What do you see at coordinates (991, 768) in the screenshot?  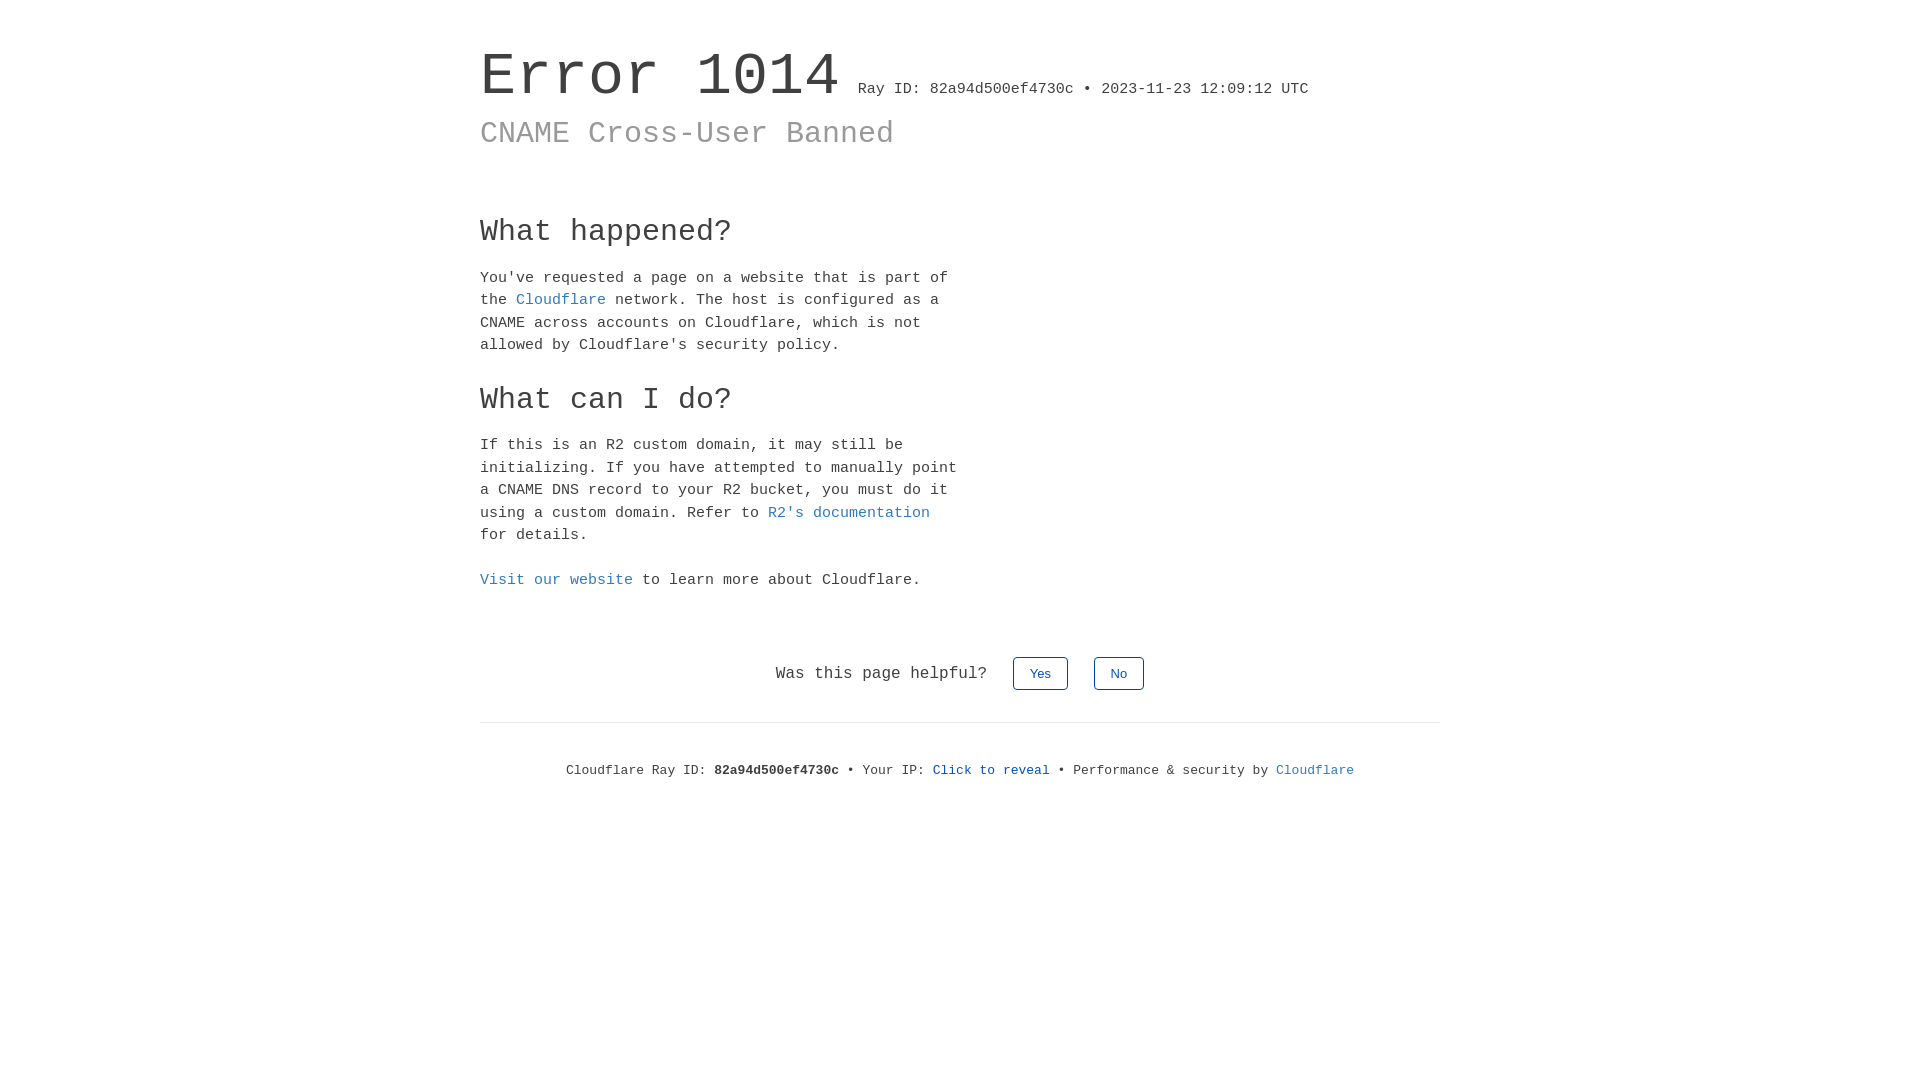 I see `'Click to reveal'` at bounding box center [991, 768].